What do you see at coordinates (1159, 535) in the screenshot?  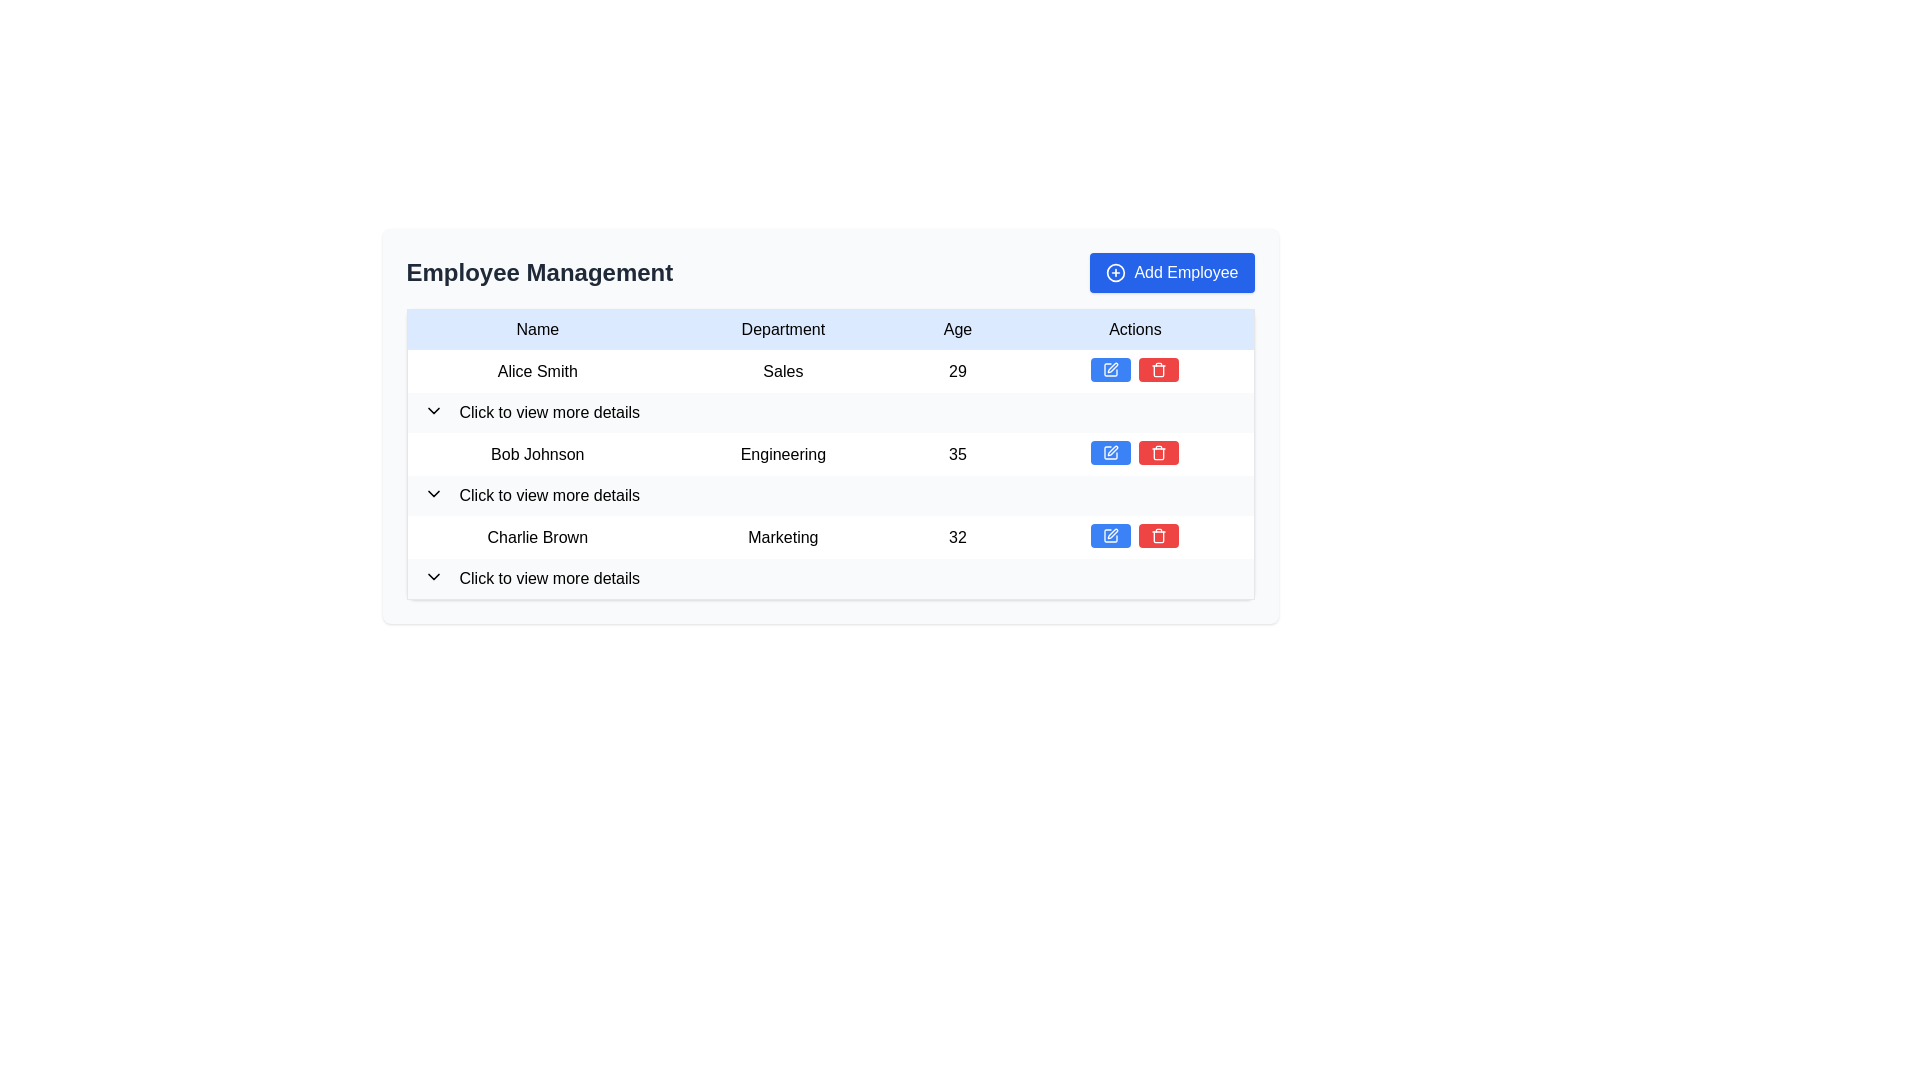 I see `the red trash bin button in the Actions column for employee Charlie Brown` at bounding box center [1159, 535].